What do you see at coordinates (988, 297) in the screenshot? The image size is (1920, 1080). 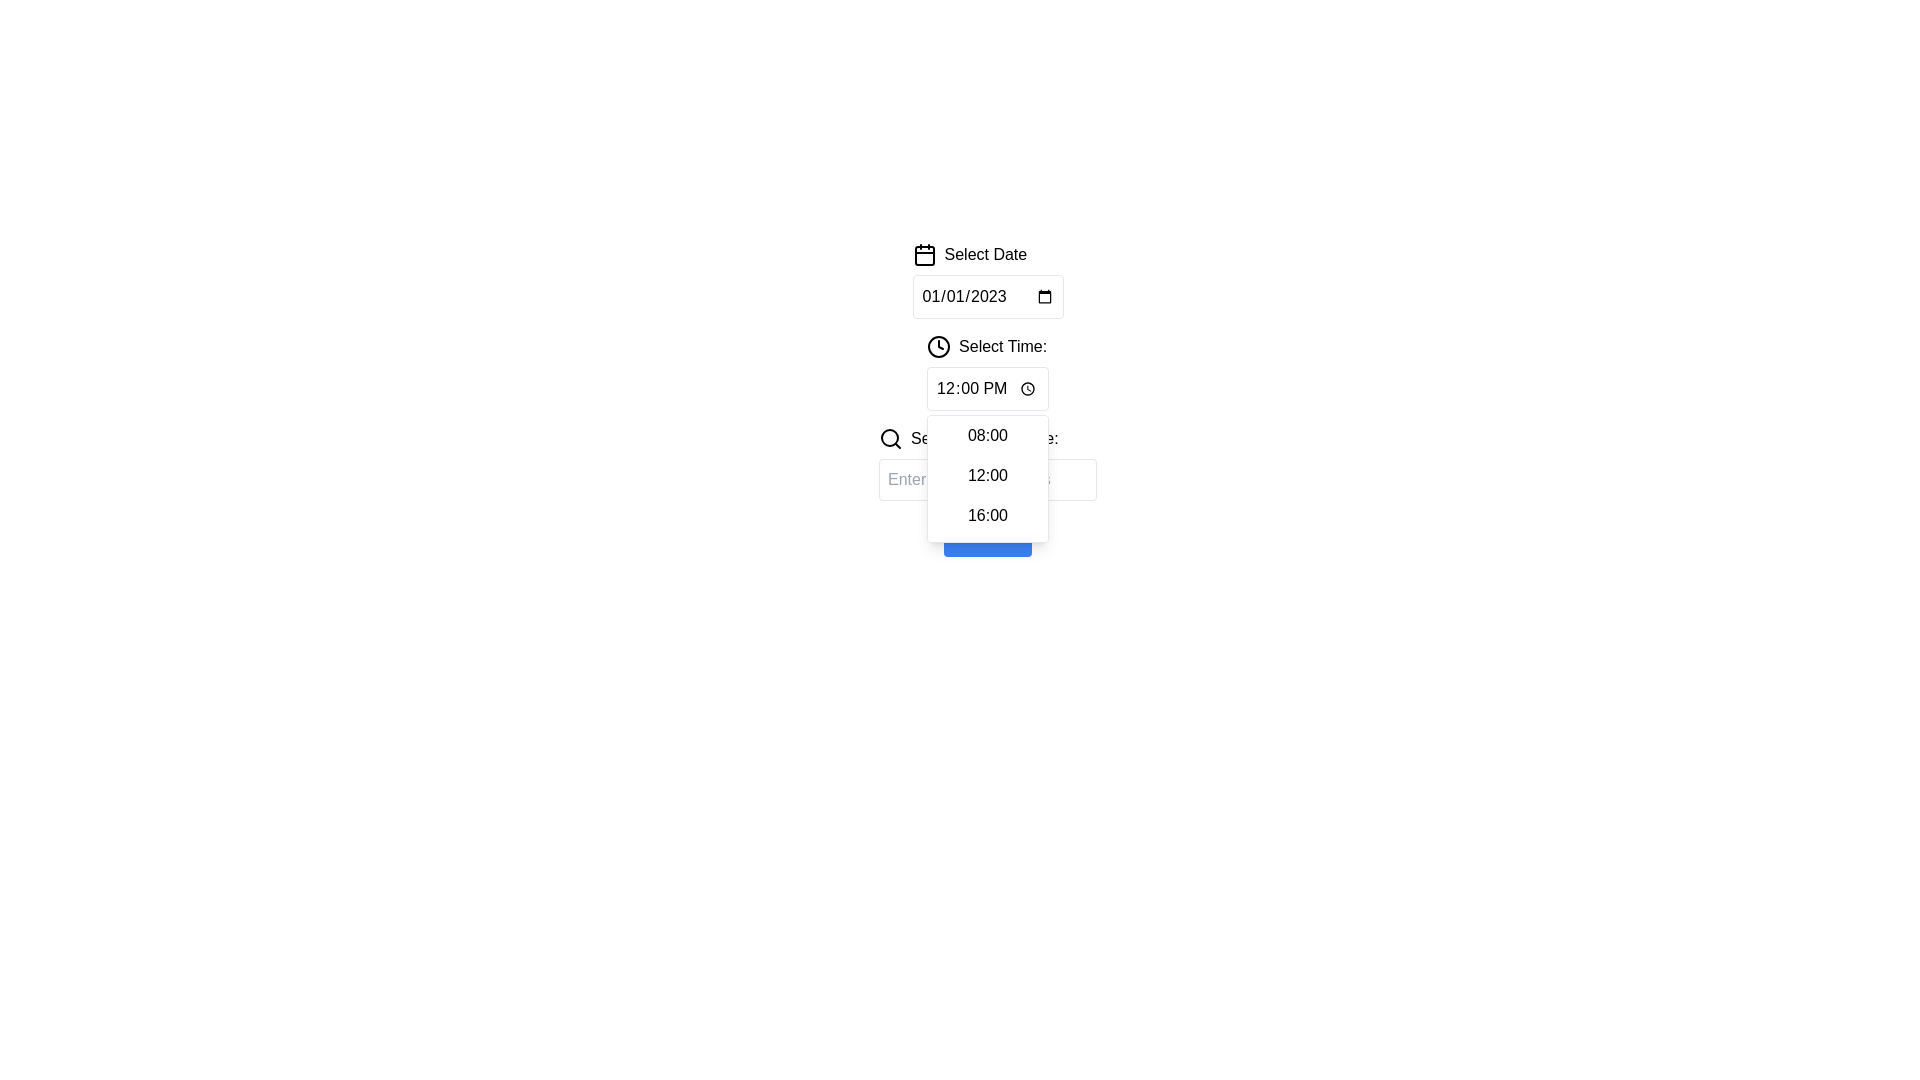 I see `the date input field that displays '01/01/2023', which is located below the 'Select Date' label and next to a calendar icon` at bounding box center [988, 297].